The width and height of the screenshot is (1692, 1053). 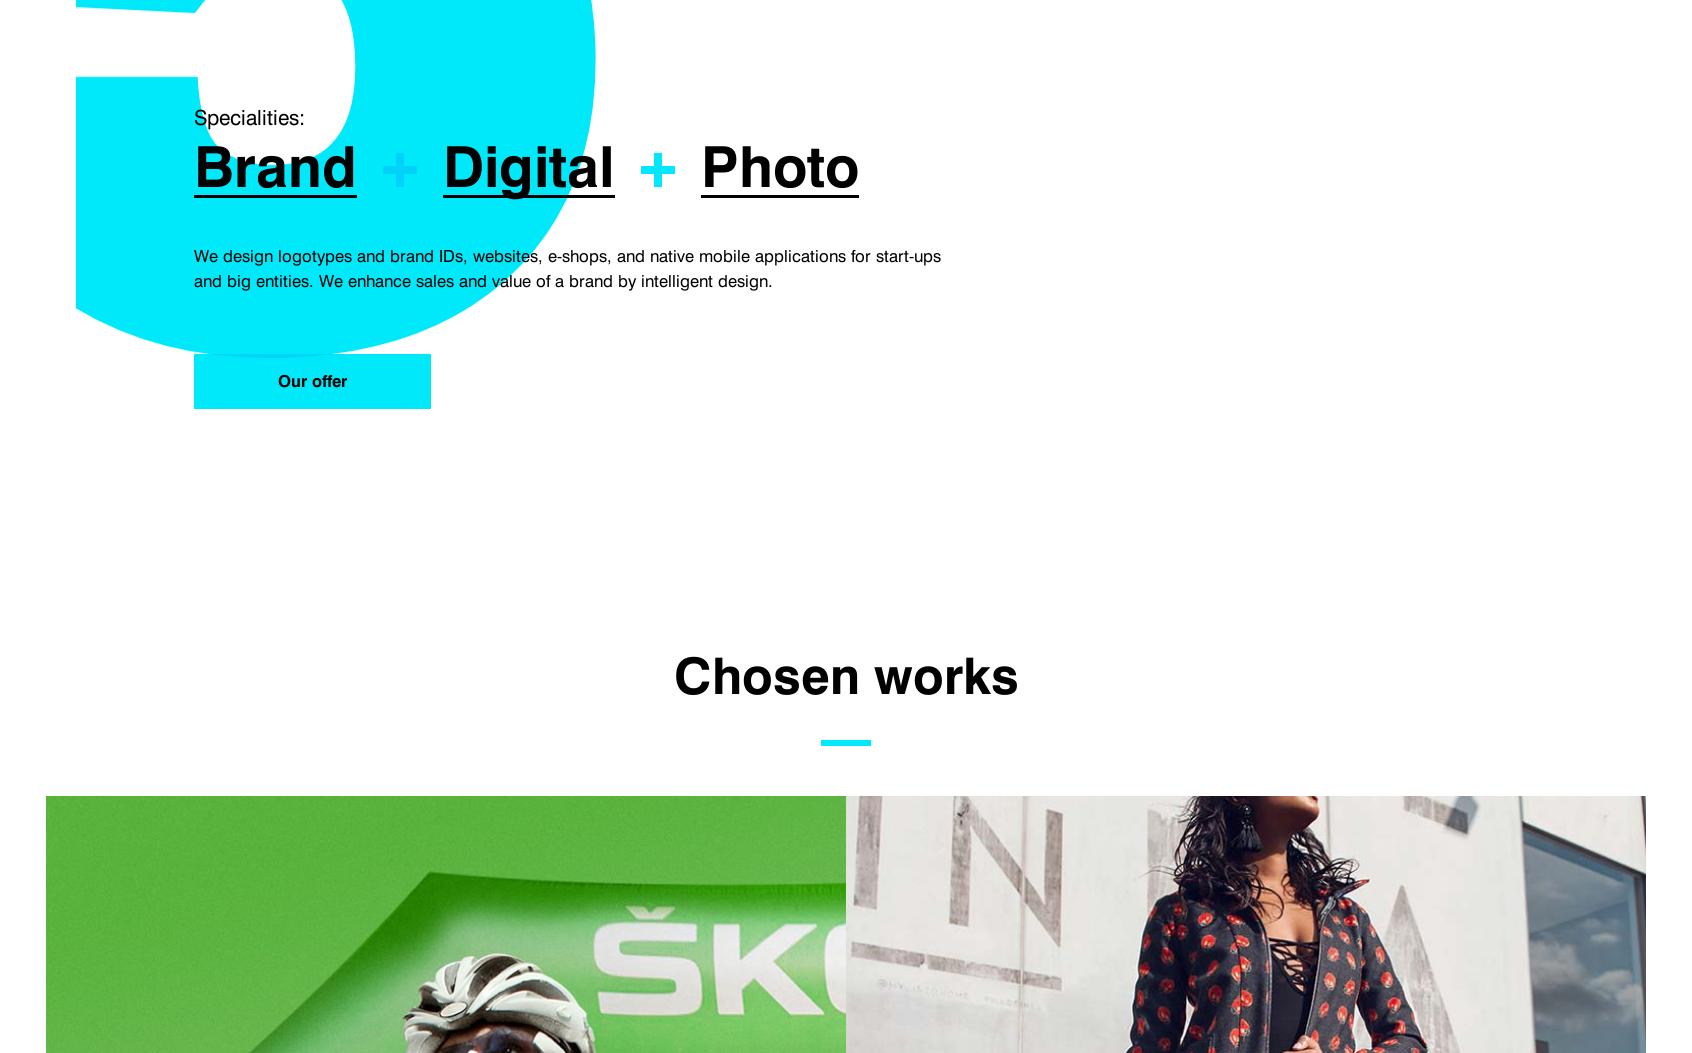 I want to click on 'l', so click(x=597, y=166).